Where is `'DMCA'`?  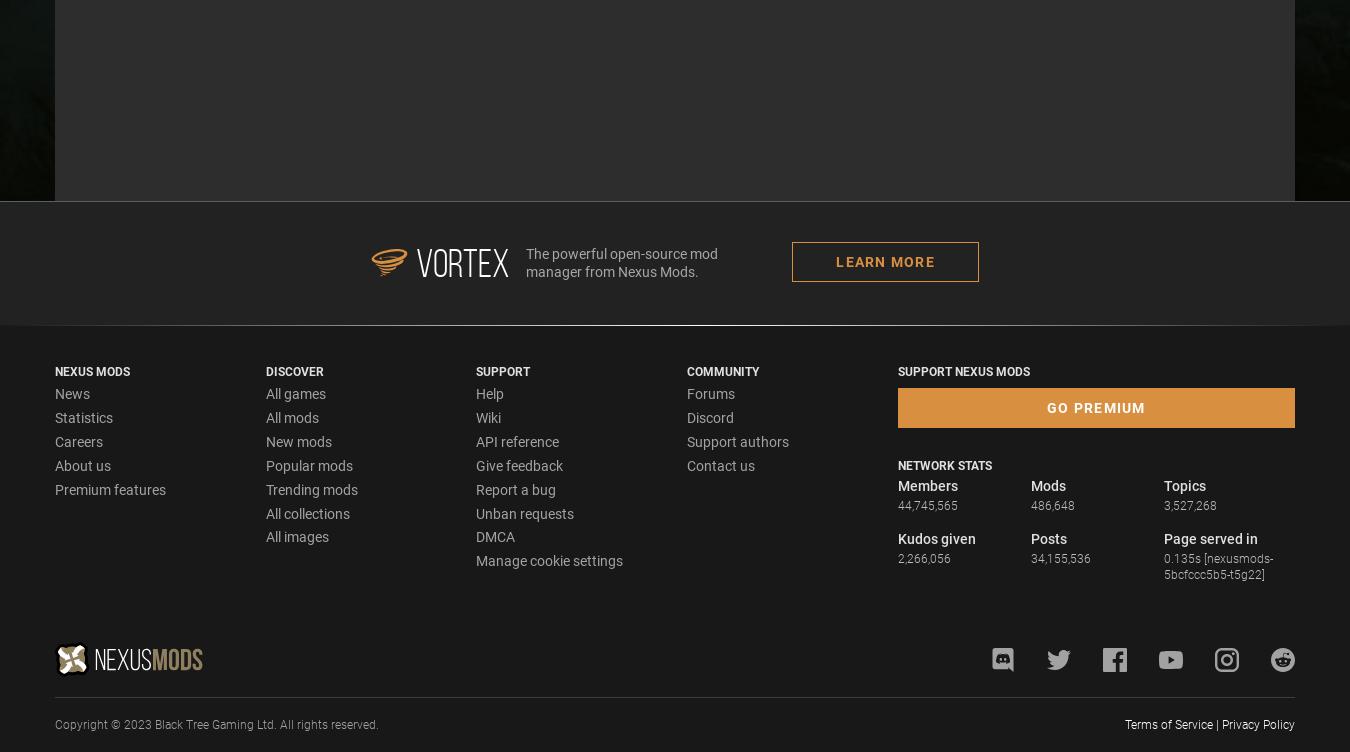 'DMCA' is located at coordinates (494, 536).